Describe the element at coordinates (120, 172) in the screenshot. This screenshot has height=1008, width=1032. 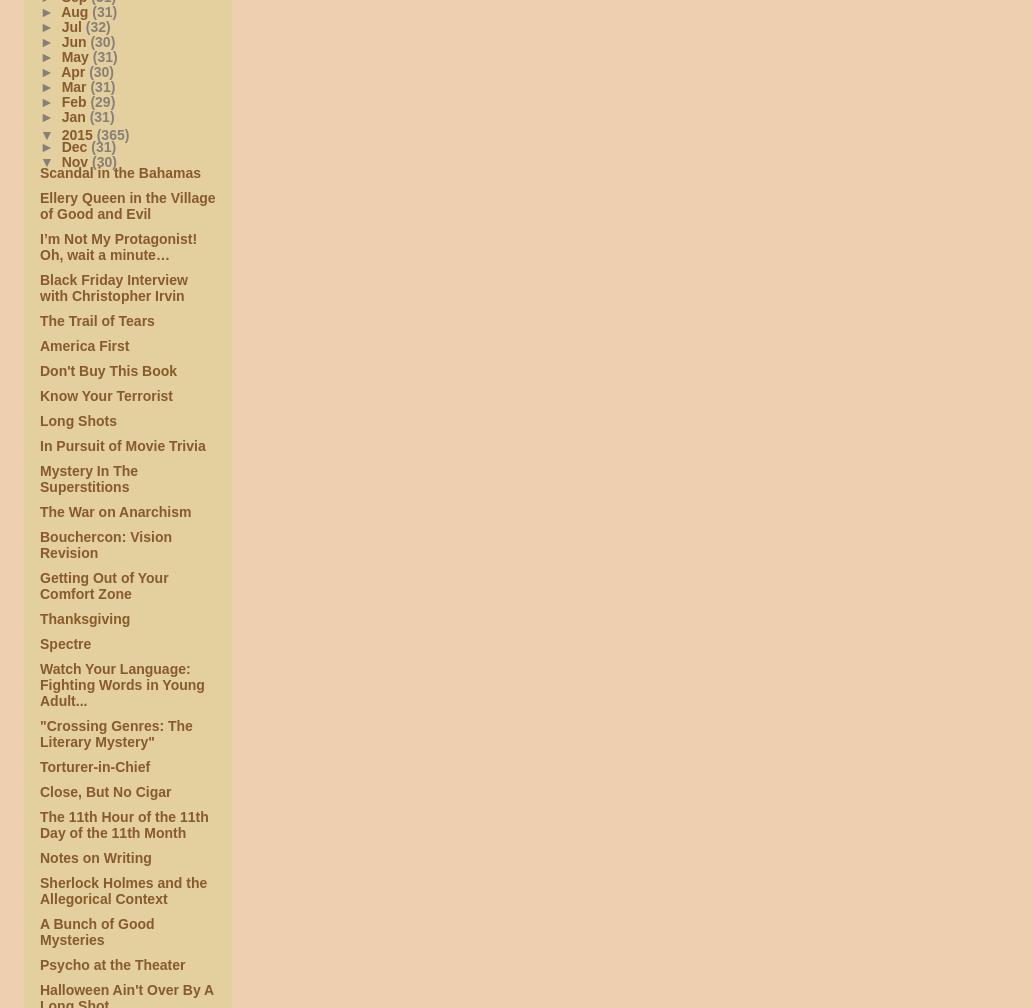
I see `'Scandal in the Bahamas'` at that location.